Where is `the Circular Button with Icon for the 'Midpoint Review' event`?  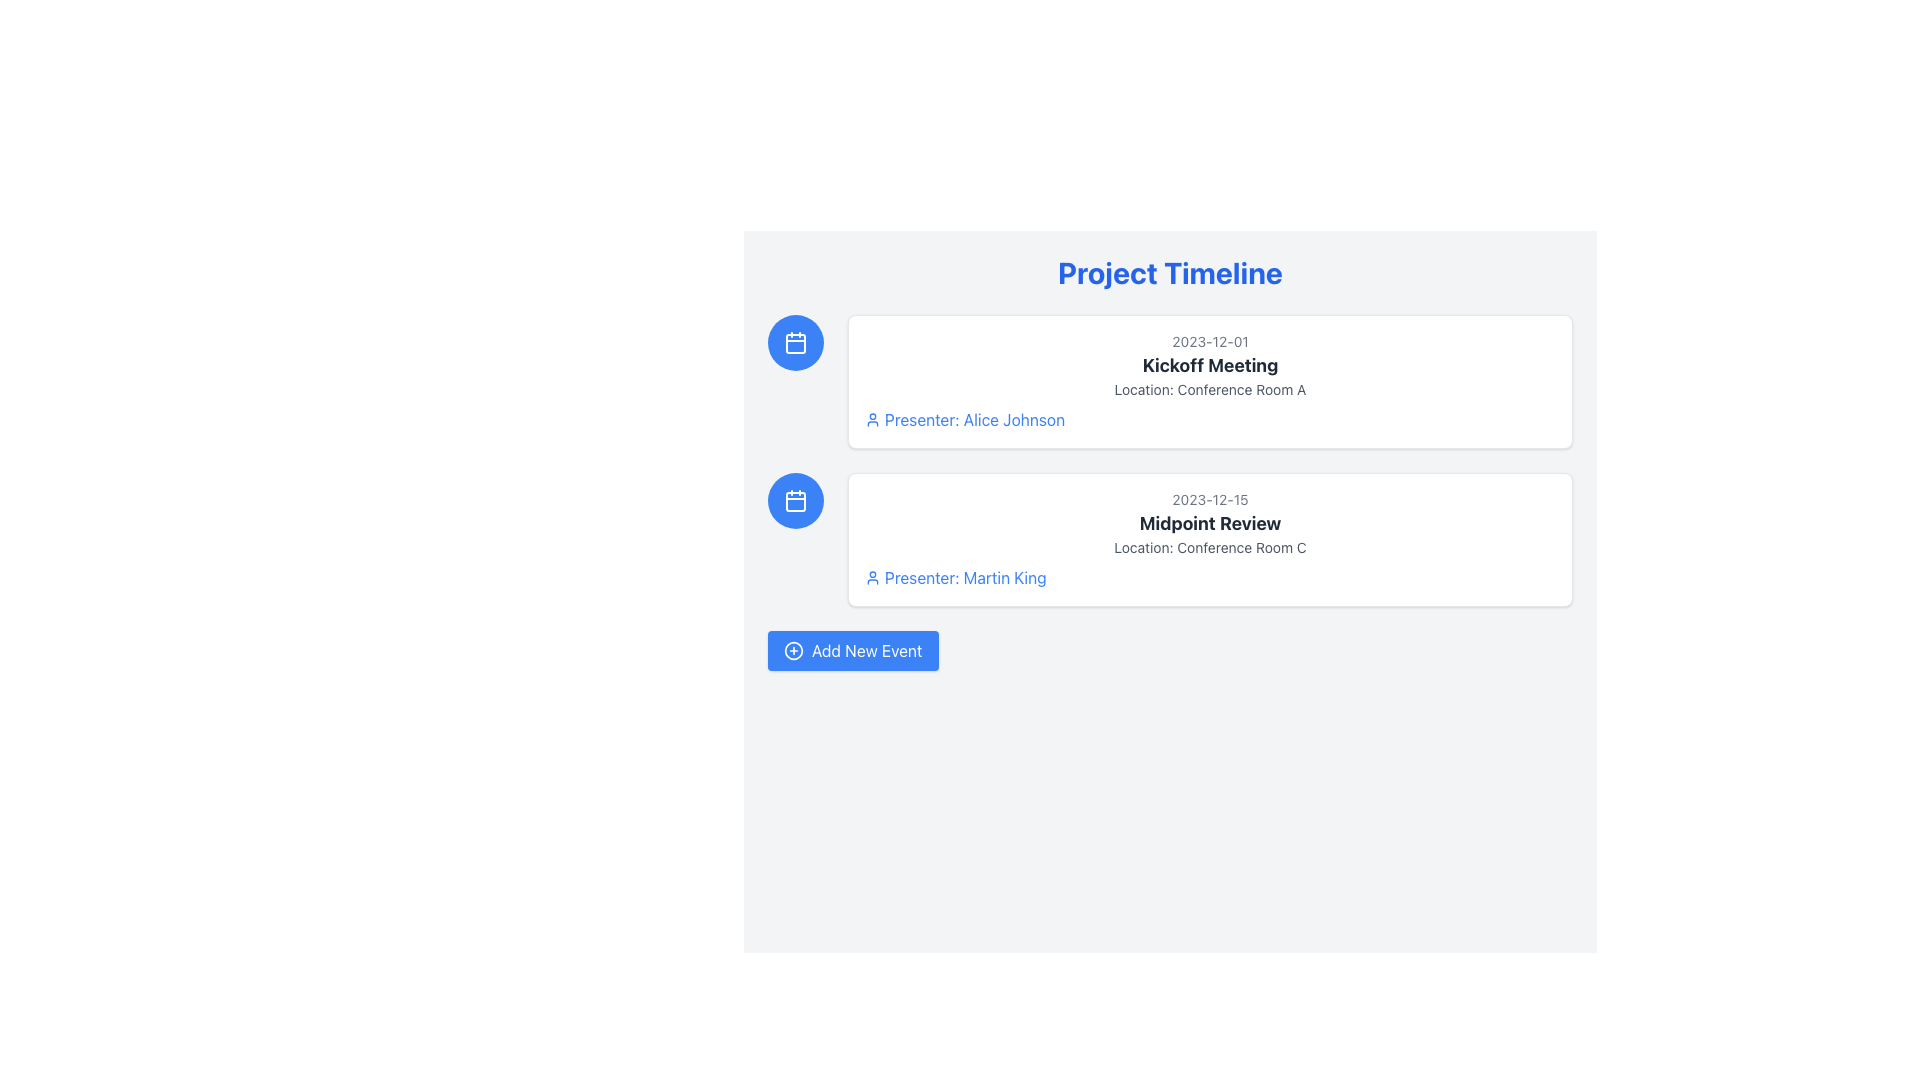
the Circular Button with Icon for the 'Midpoint Review' event is located at coordinates (795, 500).